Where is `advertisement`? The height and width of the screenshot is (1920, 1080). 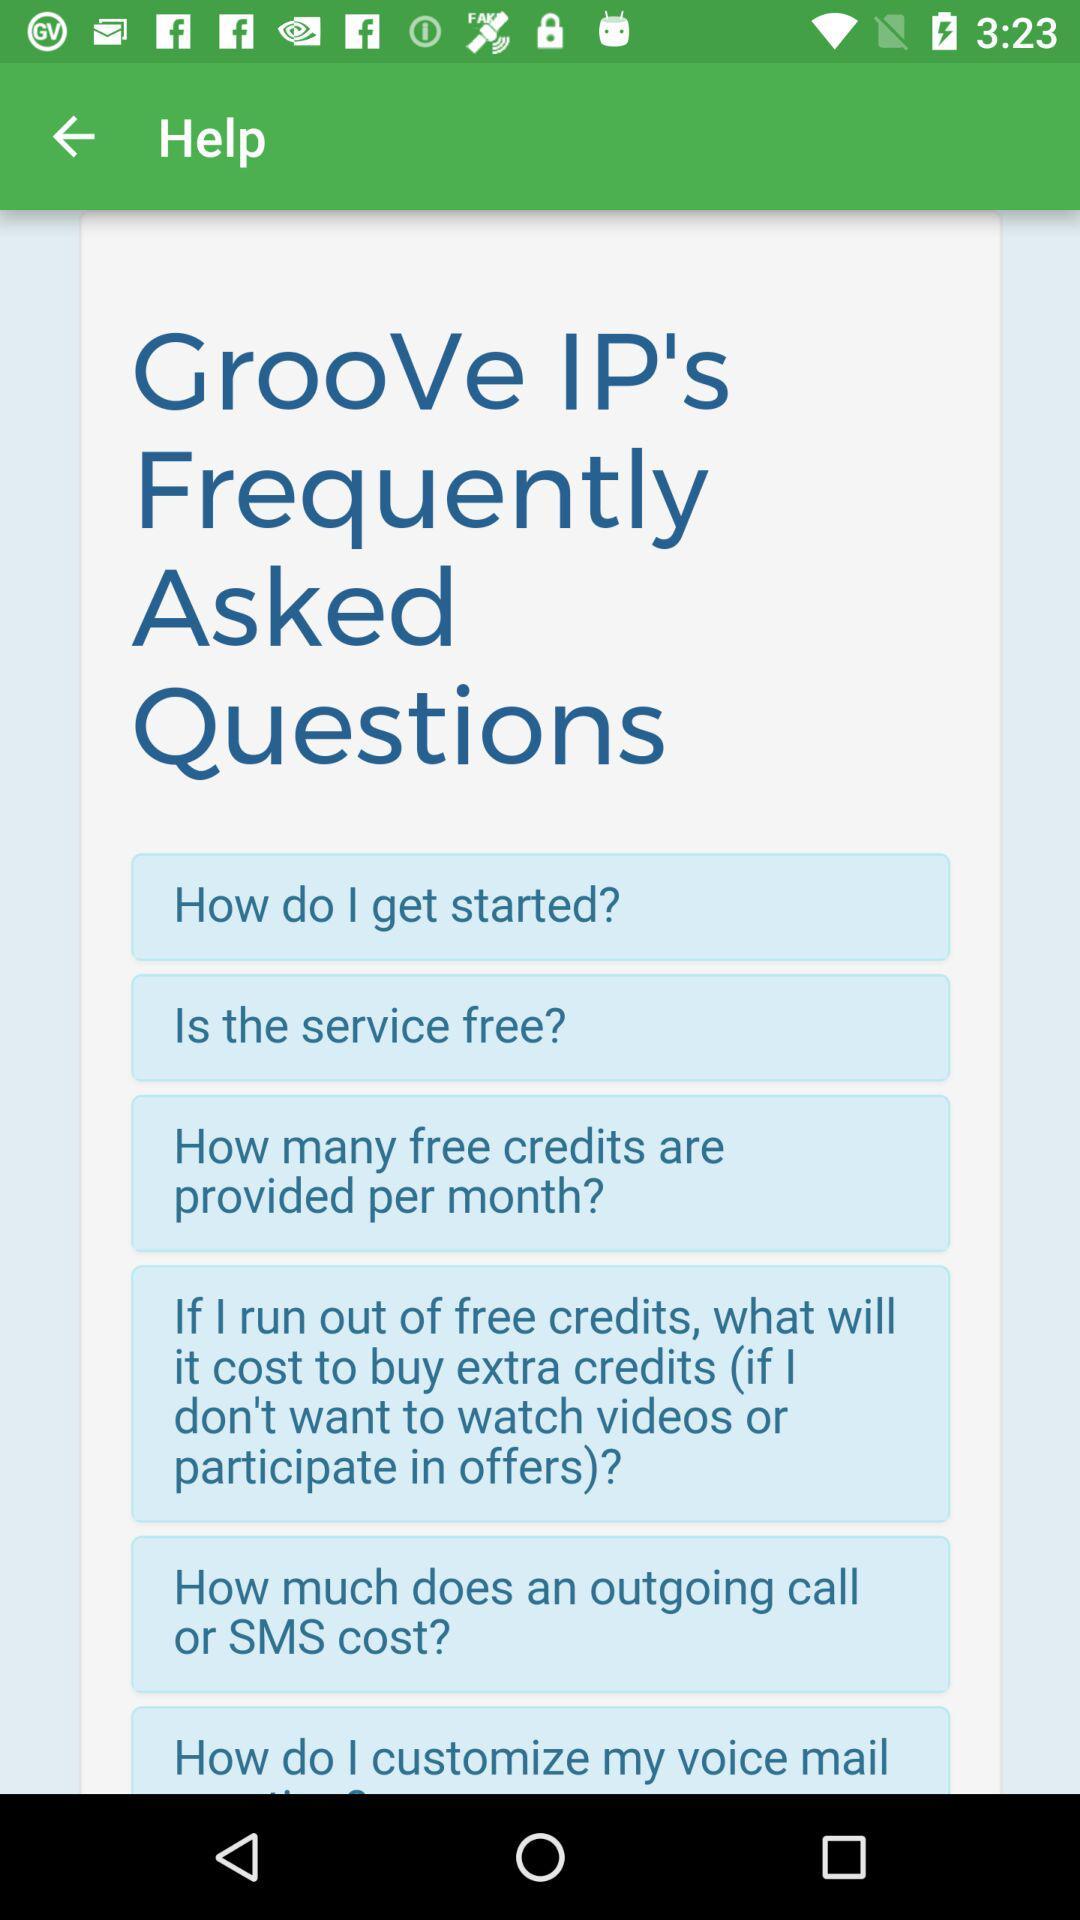 advertisement is located at coordinates (540, 1002).